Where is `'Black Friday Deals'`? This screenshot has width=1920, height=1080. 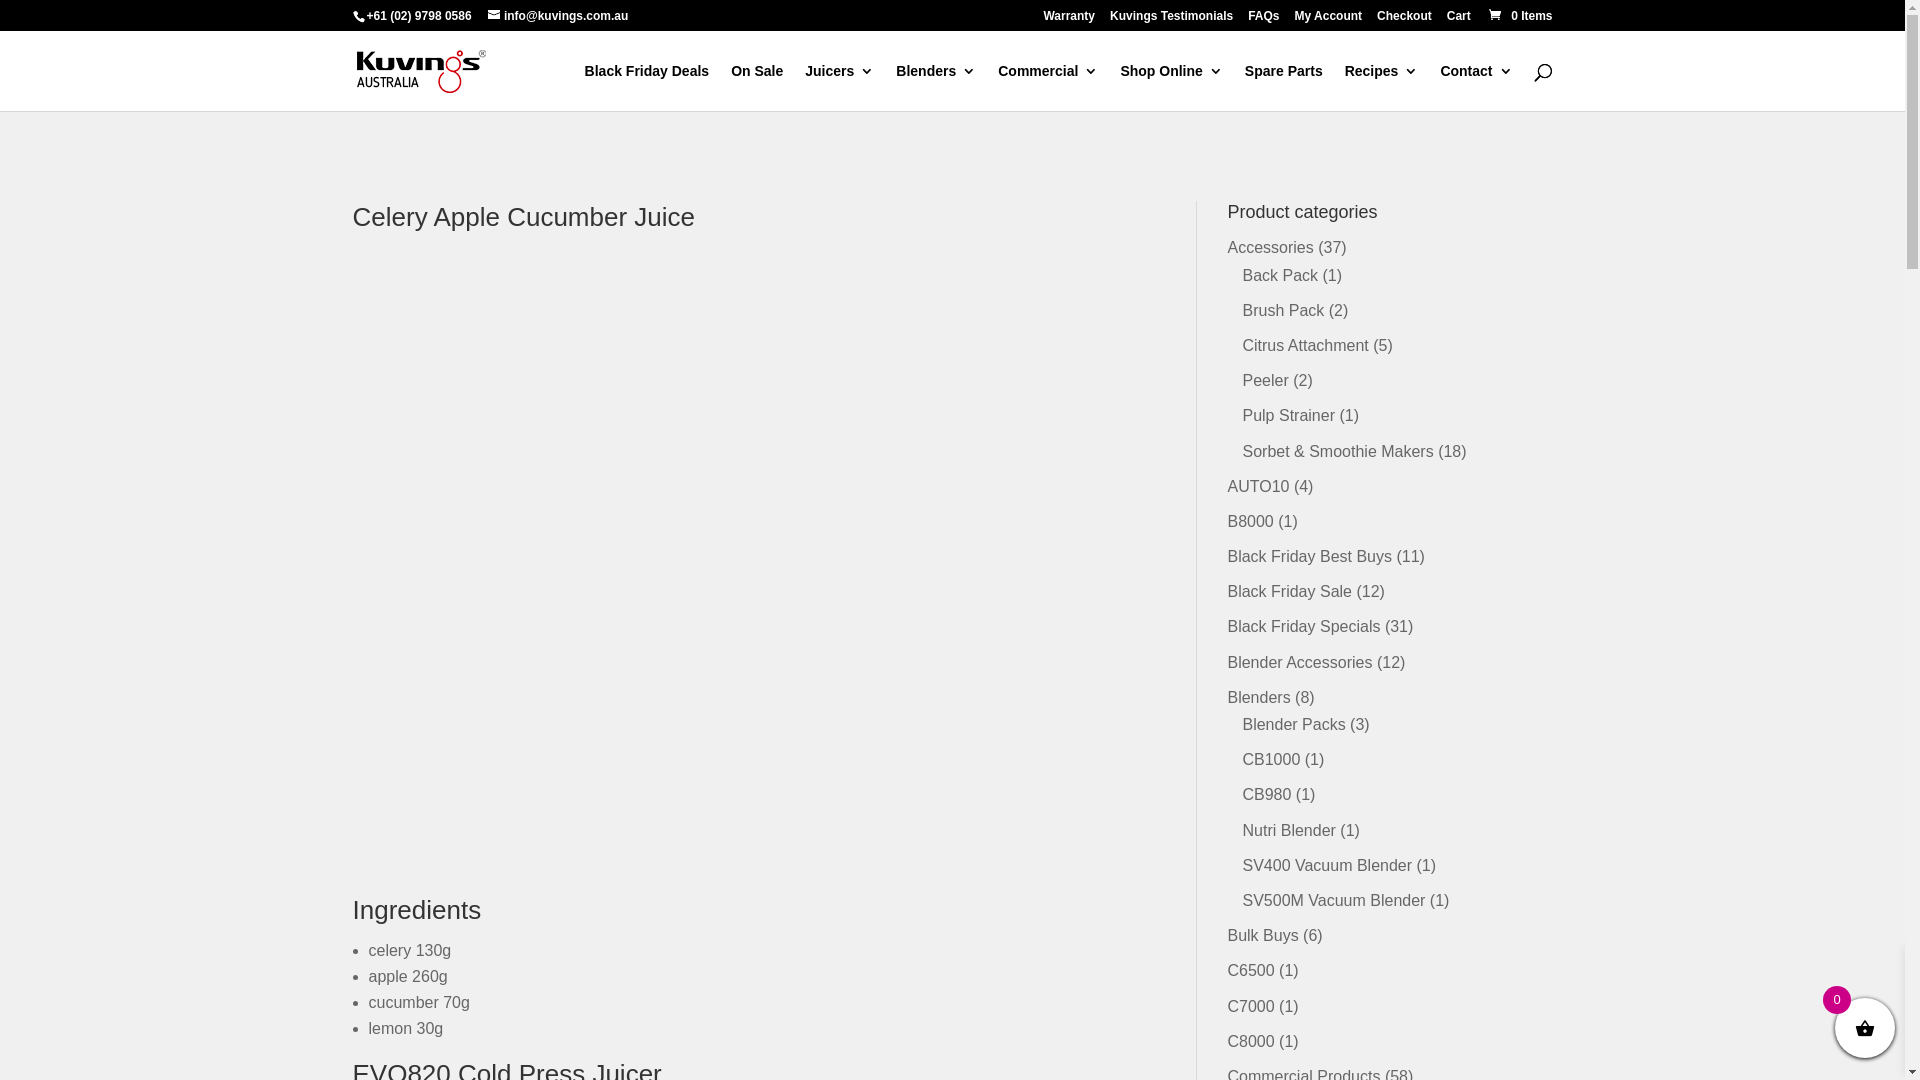 'Black Friday Deals' is located at coordinates (647, 86).